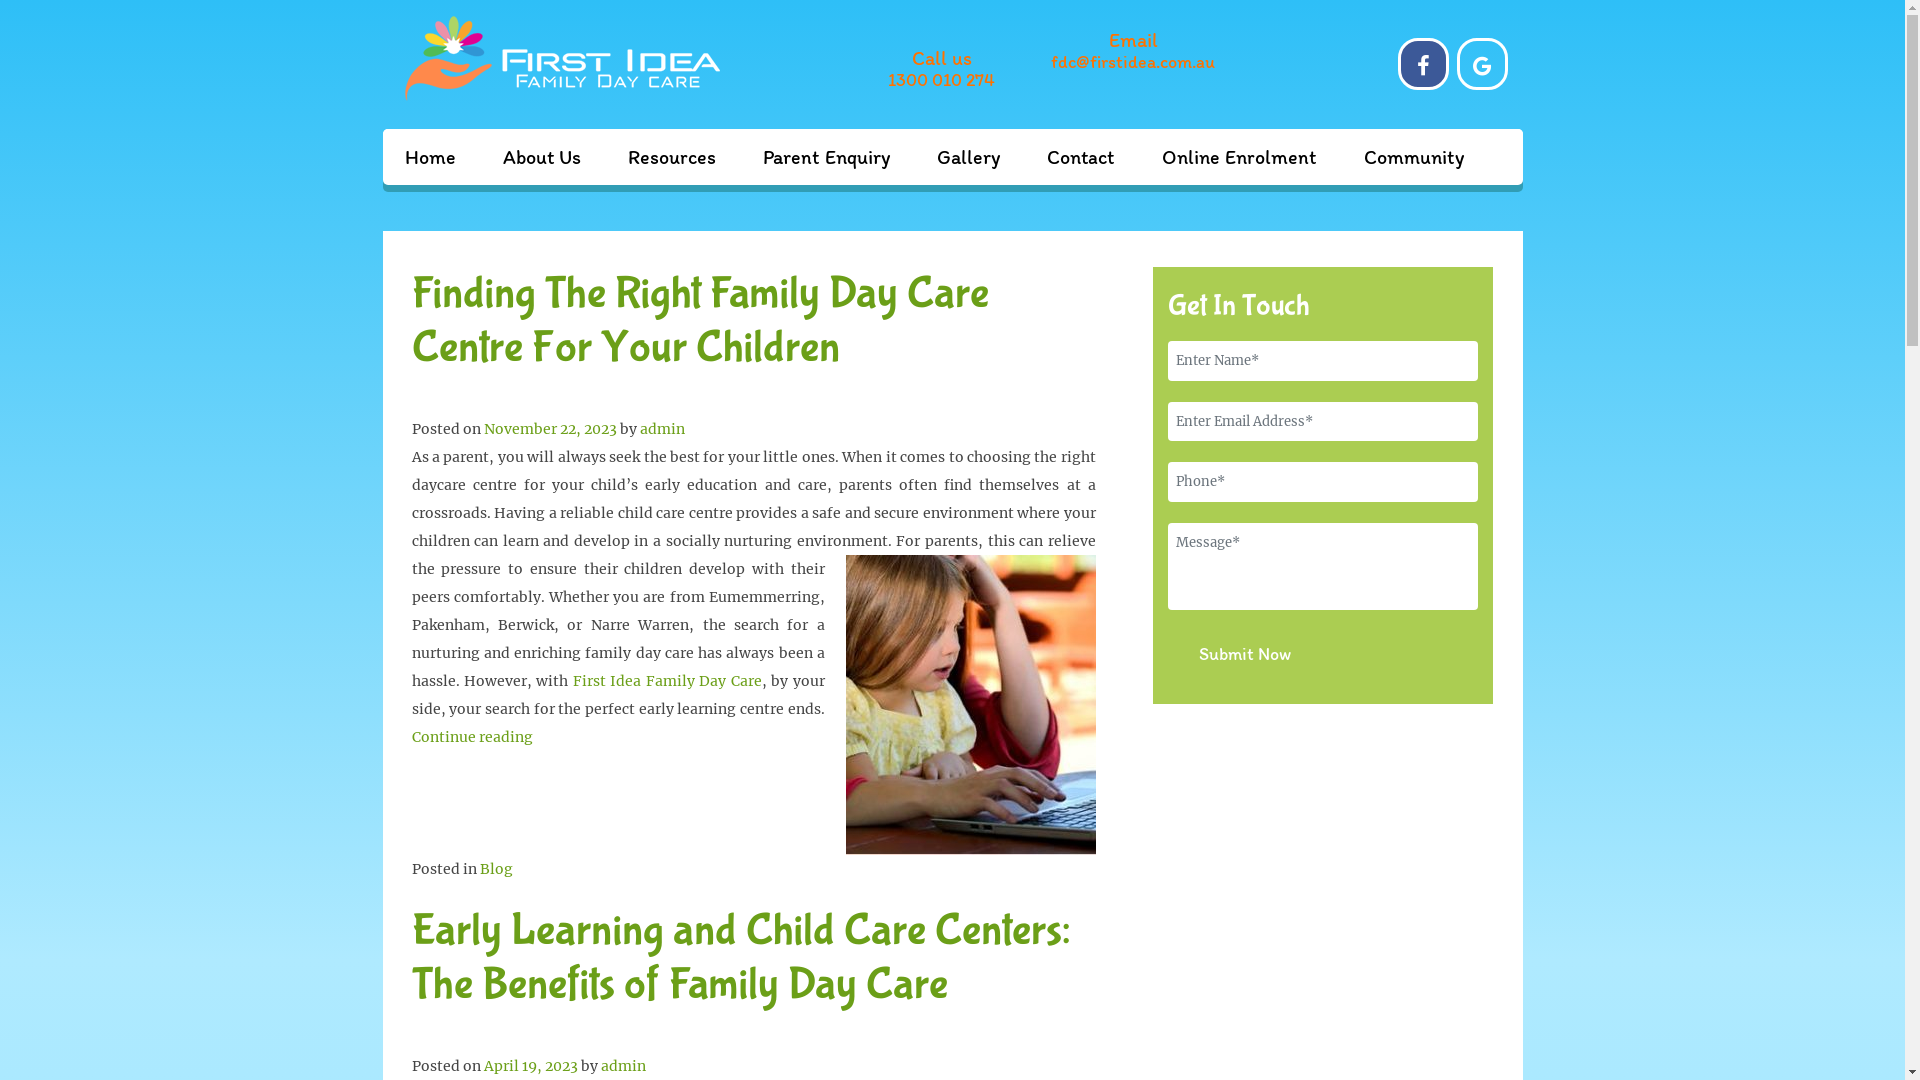  What do you see at coordinates (1243, 654) in the screenshot?
I see `'Submit Now'` at bounding box center [1243, 654].